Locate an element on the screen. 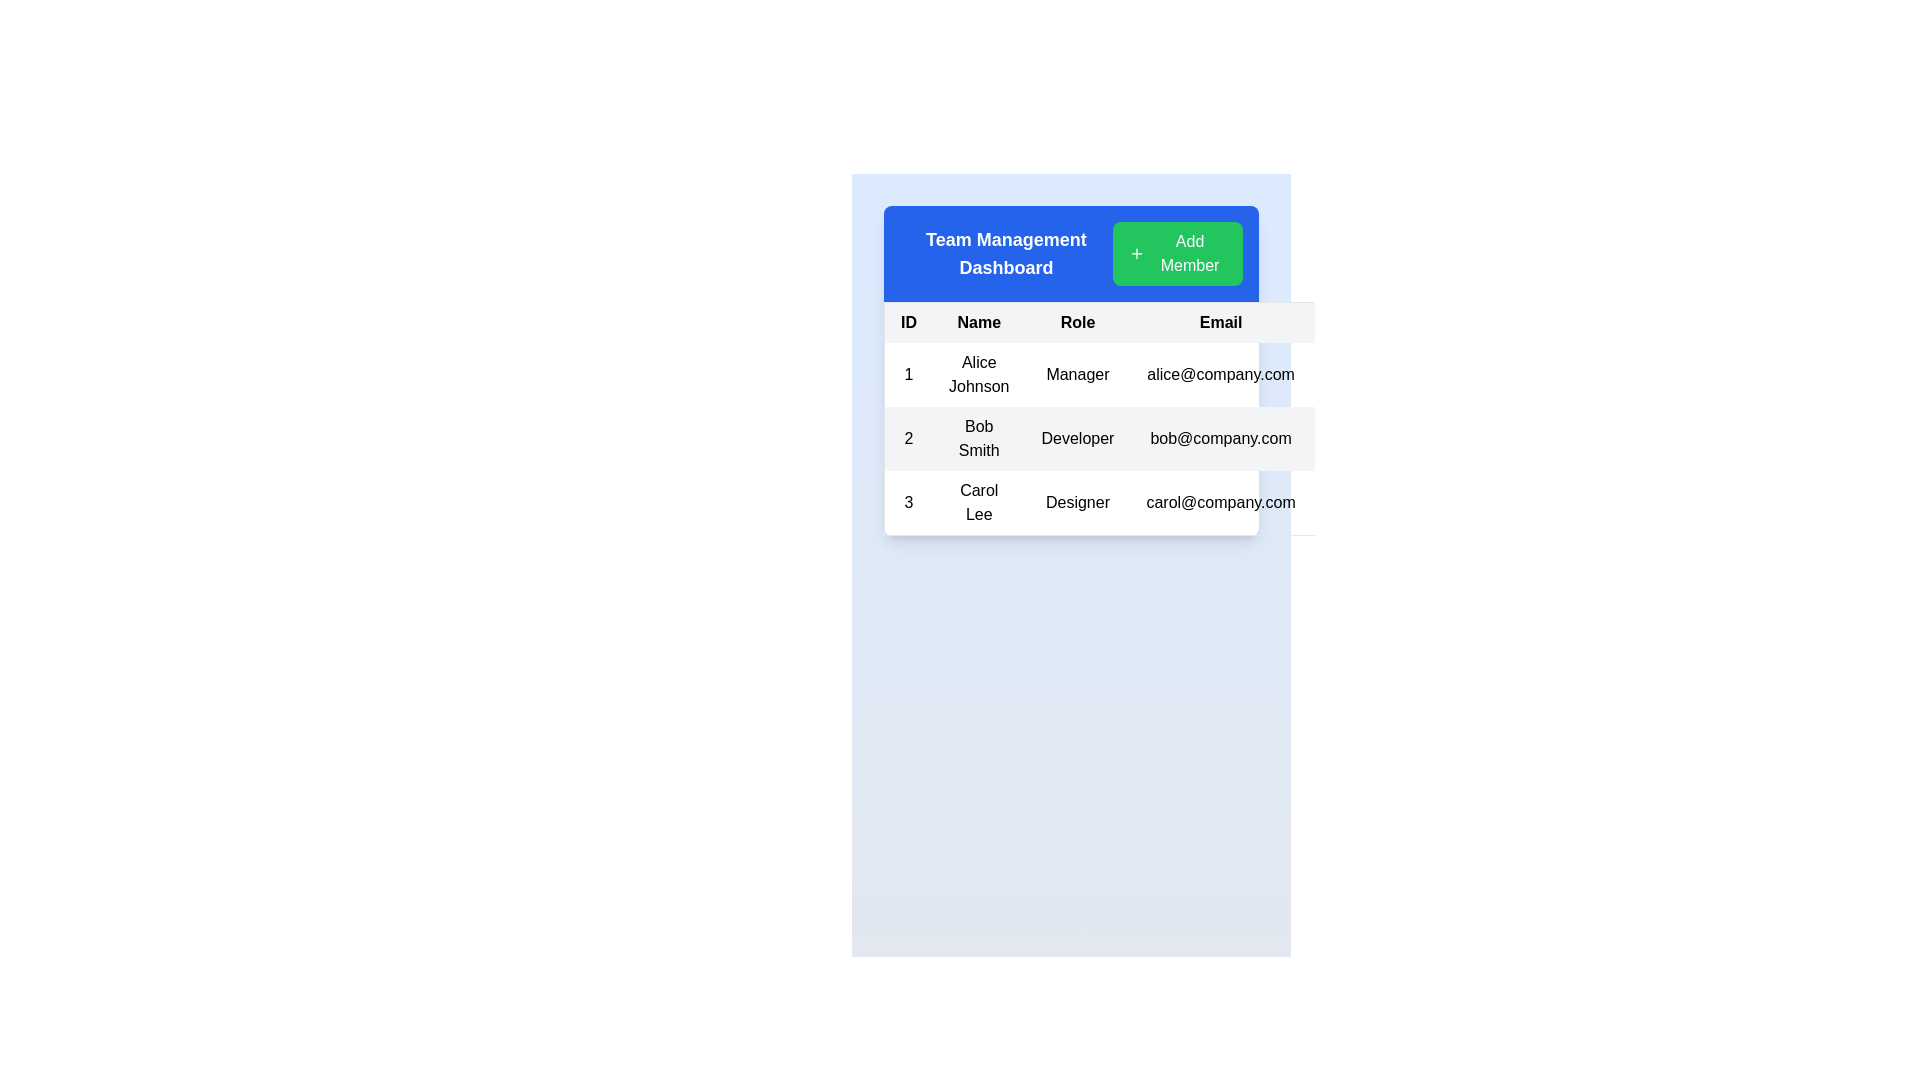  the Text label in the first column of the second row of the table to read its unique numerical ID is located at coordinates (907, 438).